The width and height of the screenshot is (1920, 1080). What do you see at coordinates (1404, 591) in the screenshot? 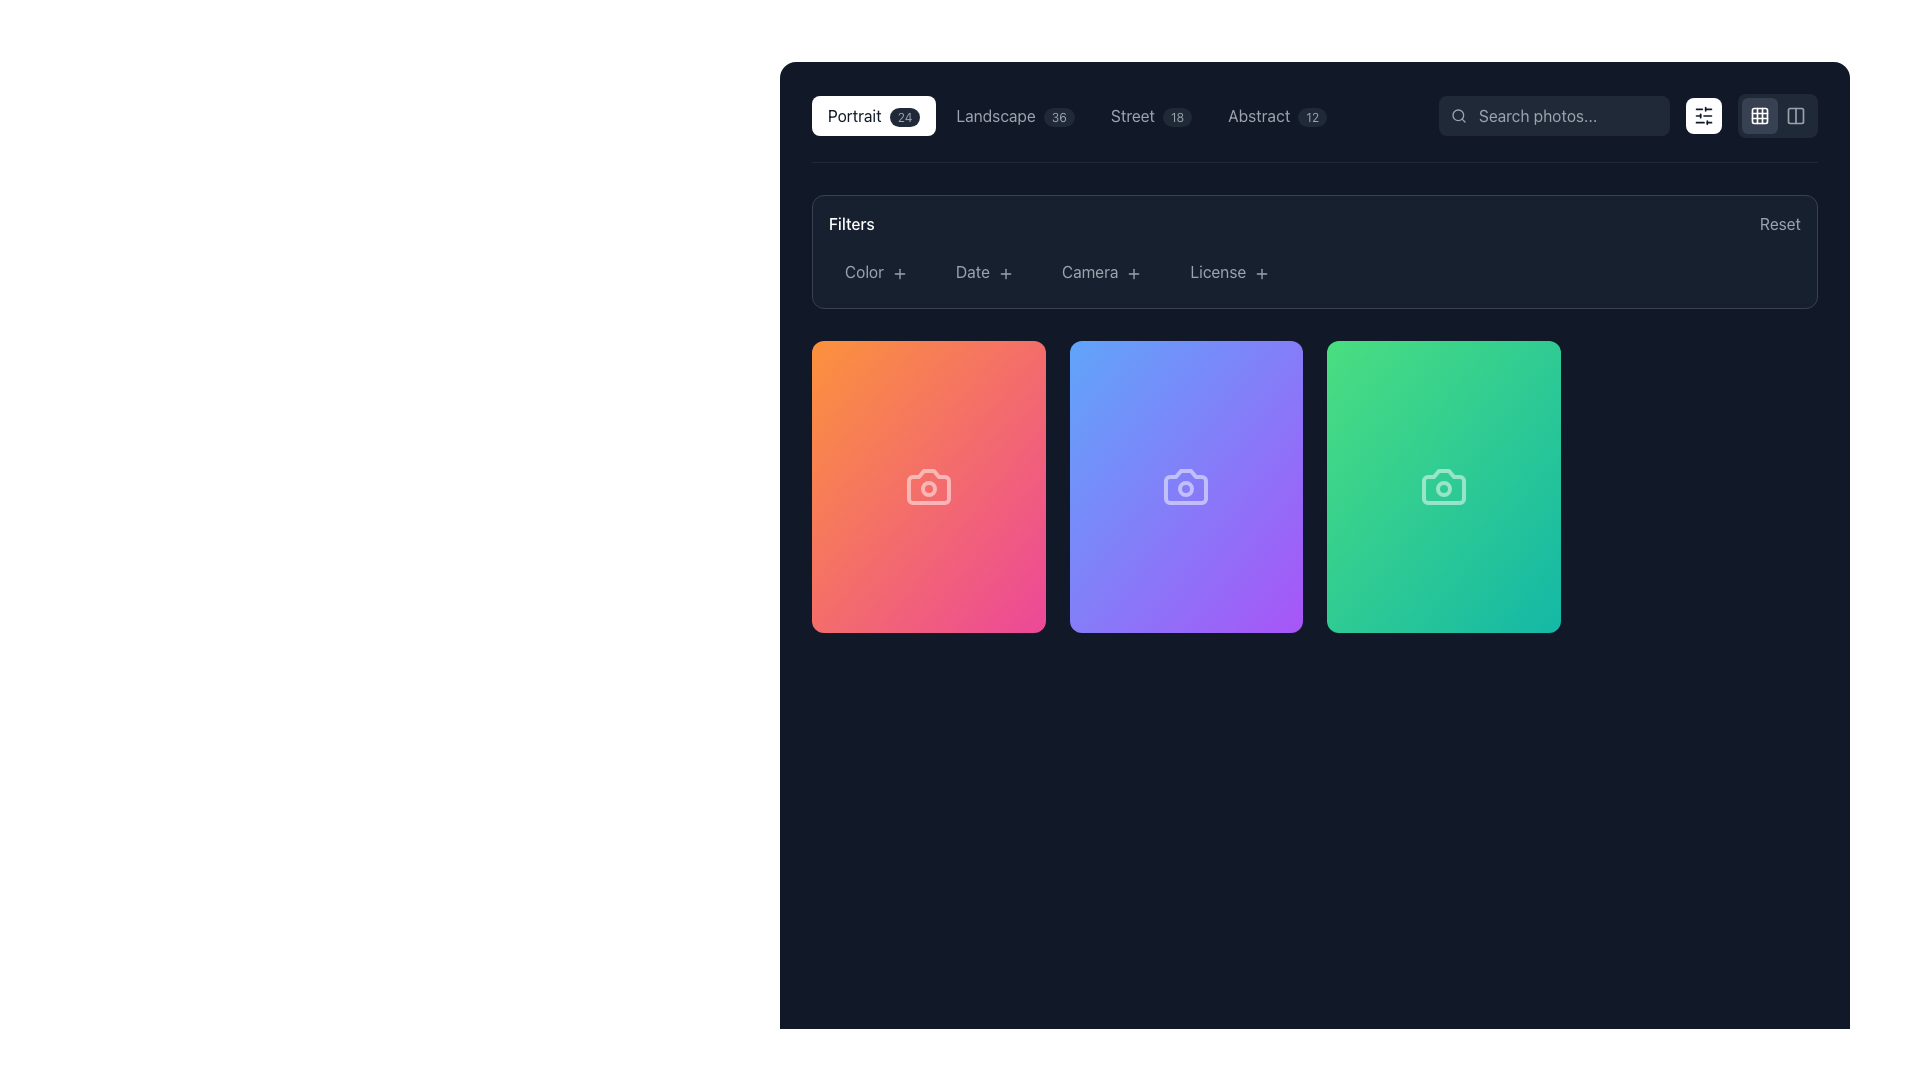
I see `the Grouped indicator displaying counters or indicators, located at the bottom section of the green card in the third column from the left` at bounding box center [1404, 591].